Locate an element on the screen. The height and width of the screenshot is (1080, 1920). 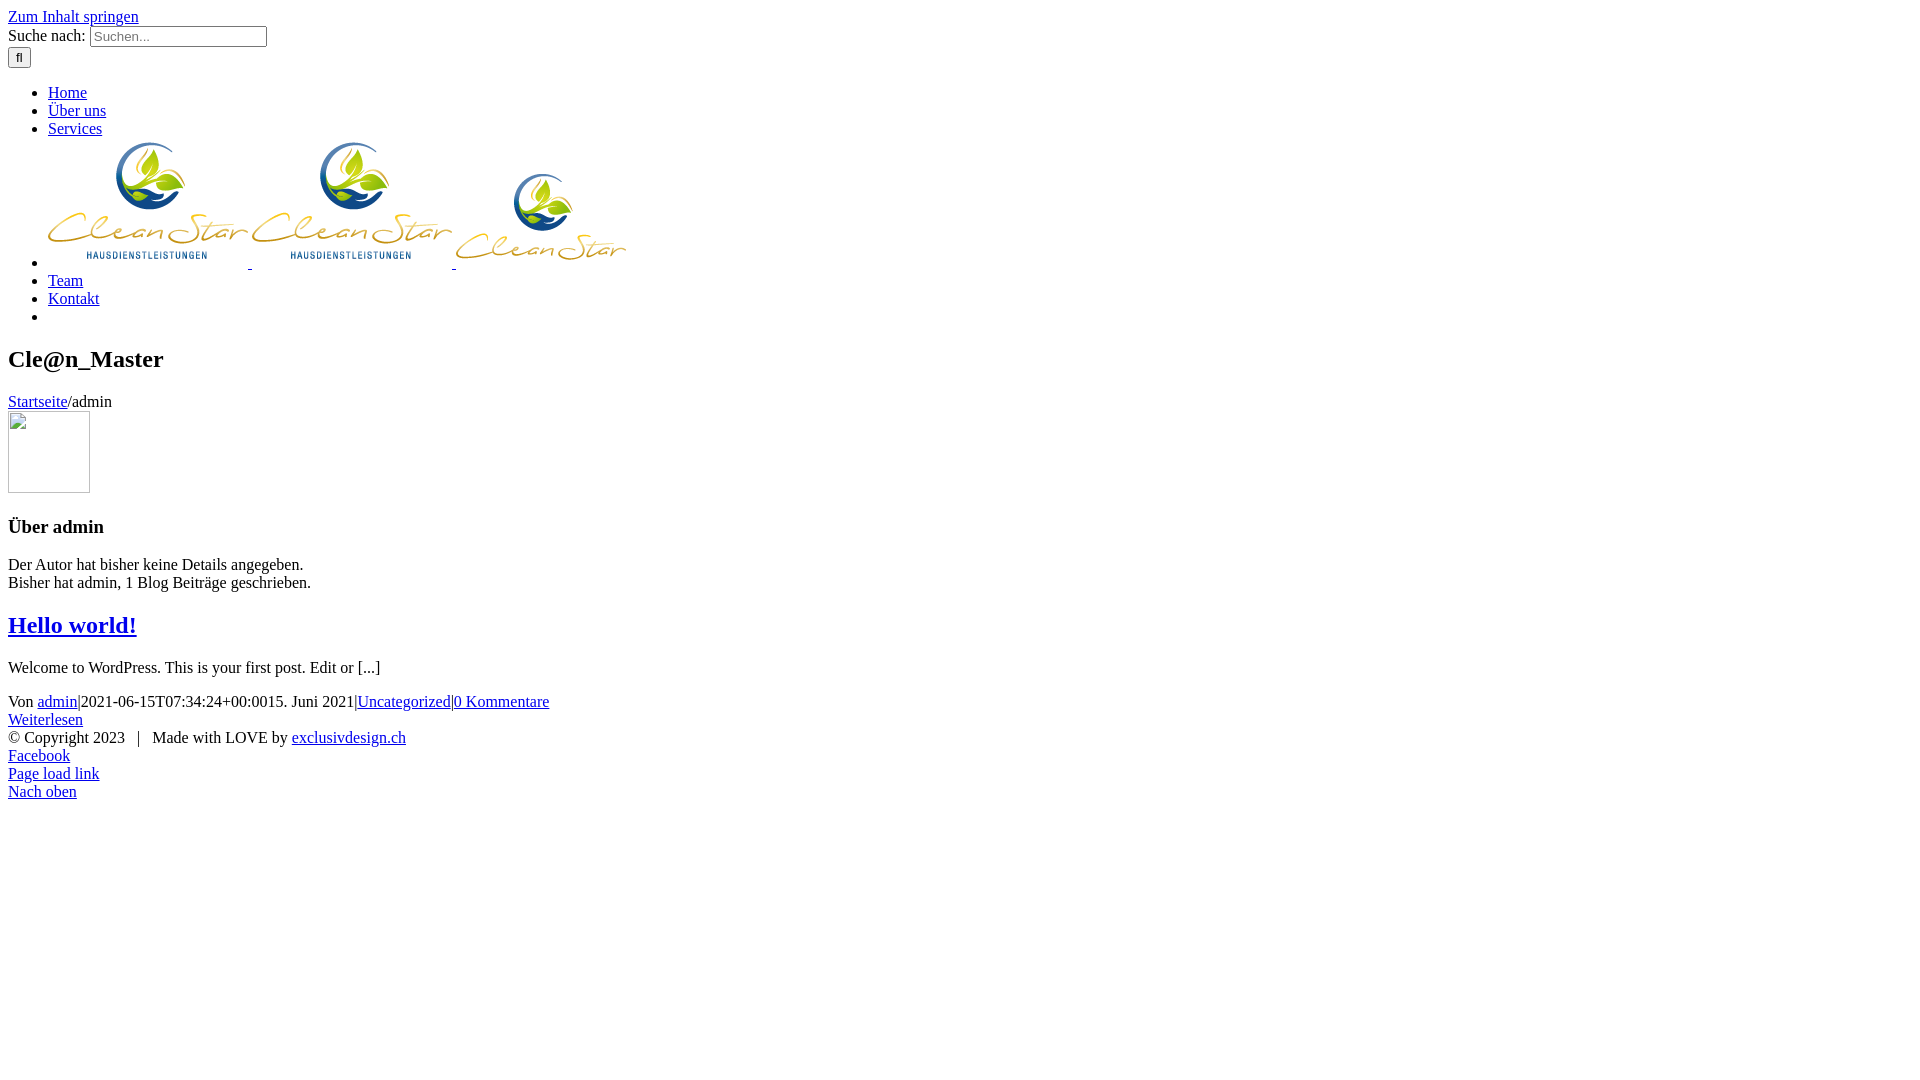
'Kontakt' is located at coordinates (73, 298).